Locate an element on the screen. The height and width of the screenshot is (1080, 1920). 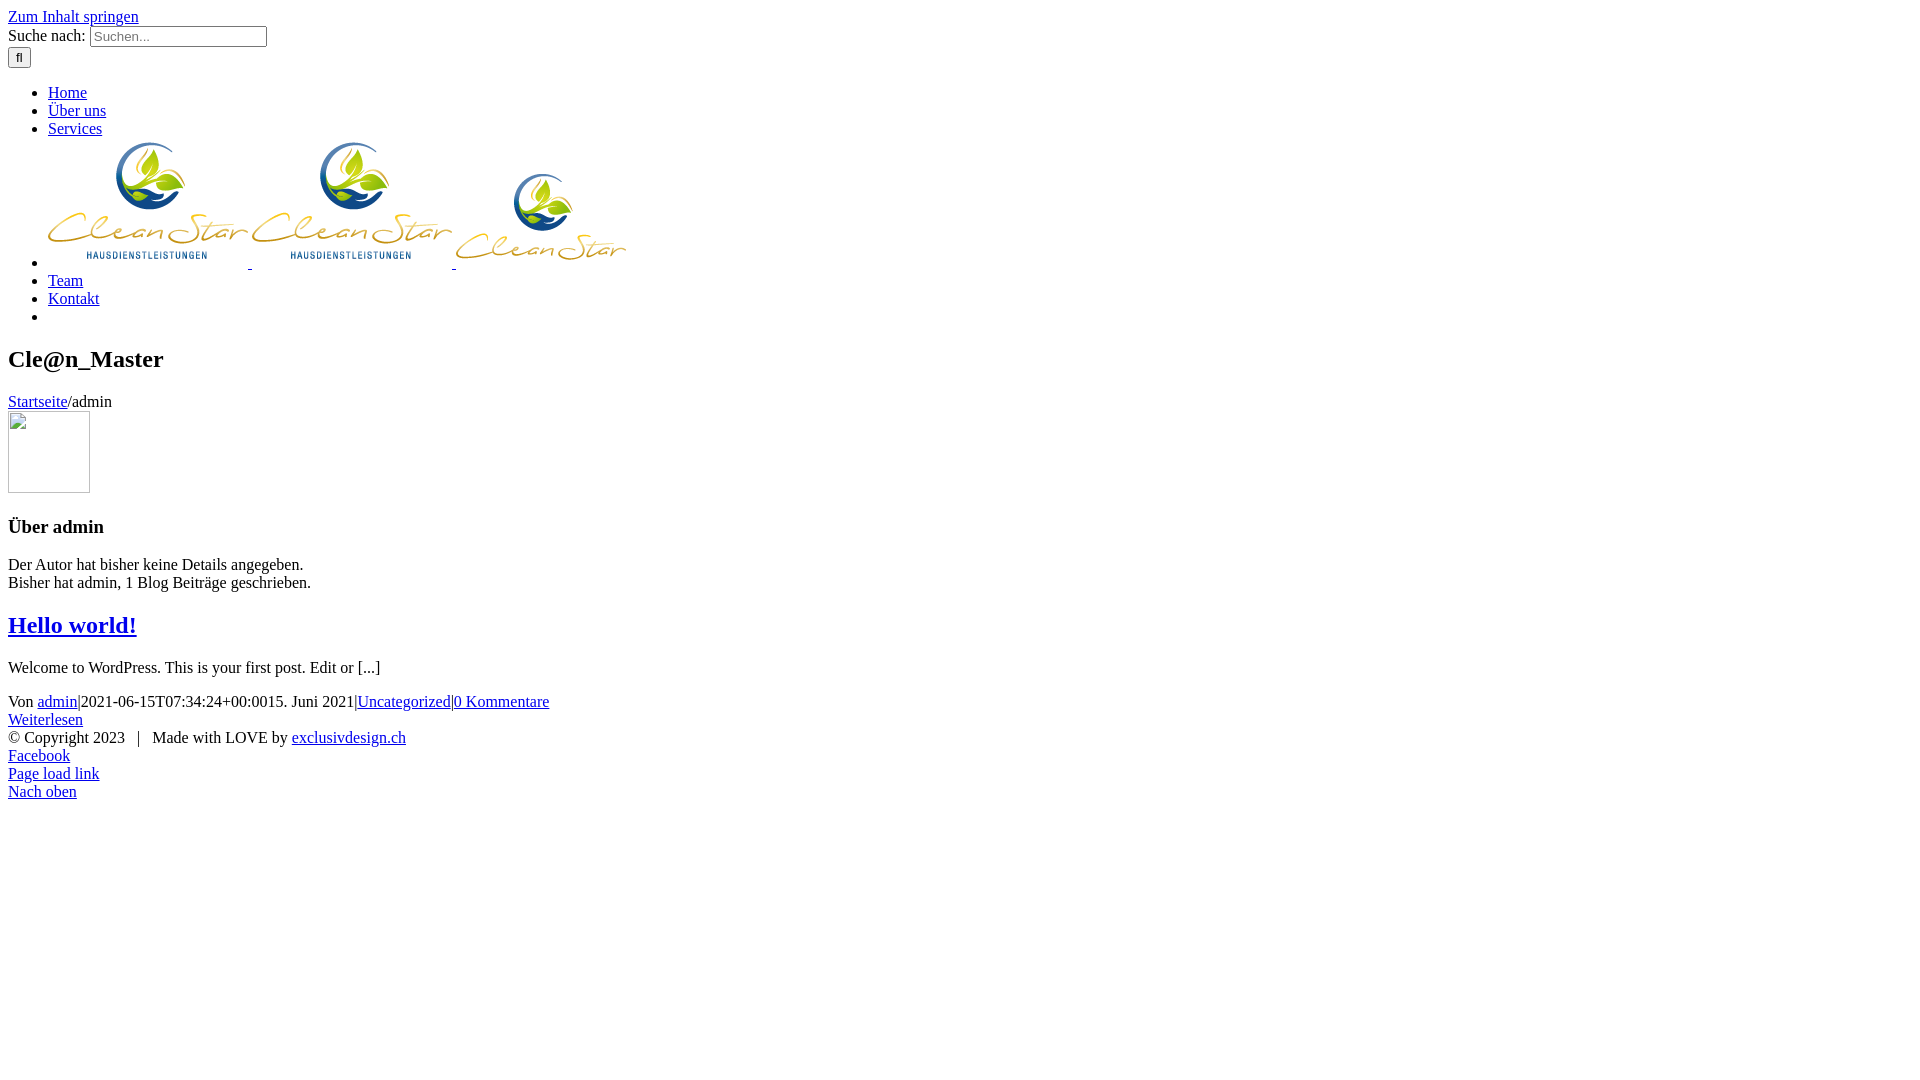
'Kontakt' is located at coordinates (73, 298).